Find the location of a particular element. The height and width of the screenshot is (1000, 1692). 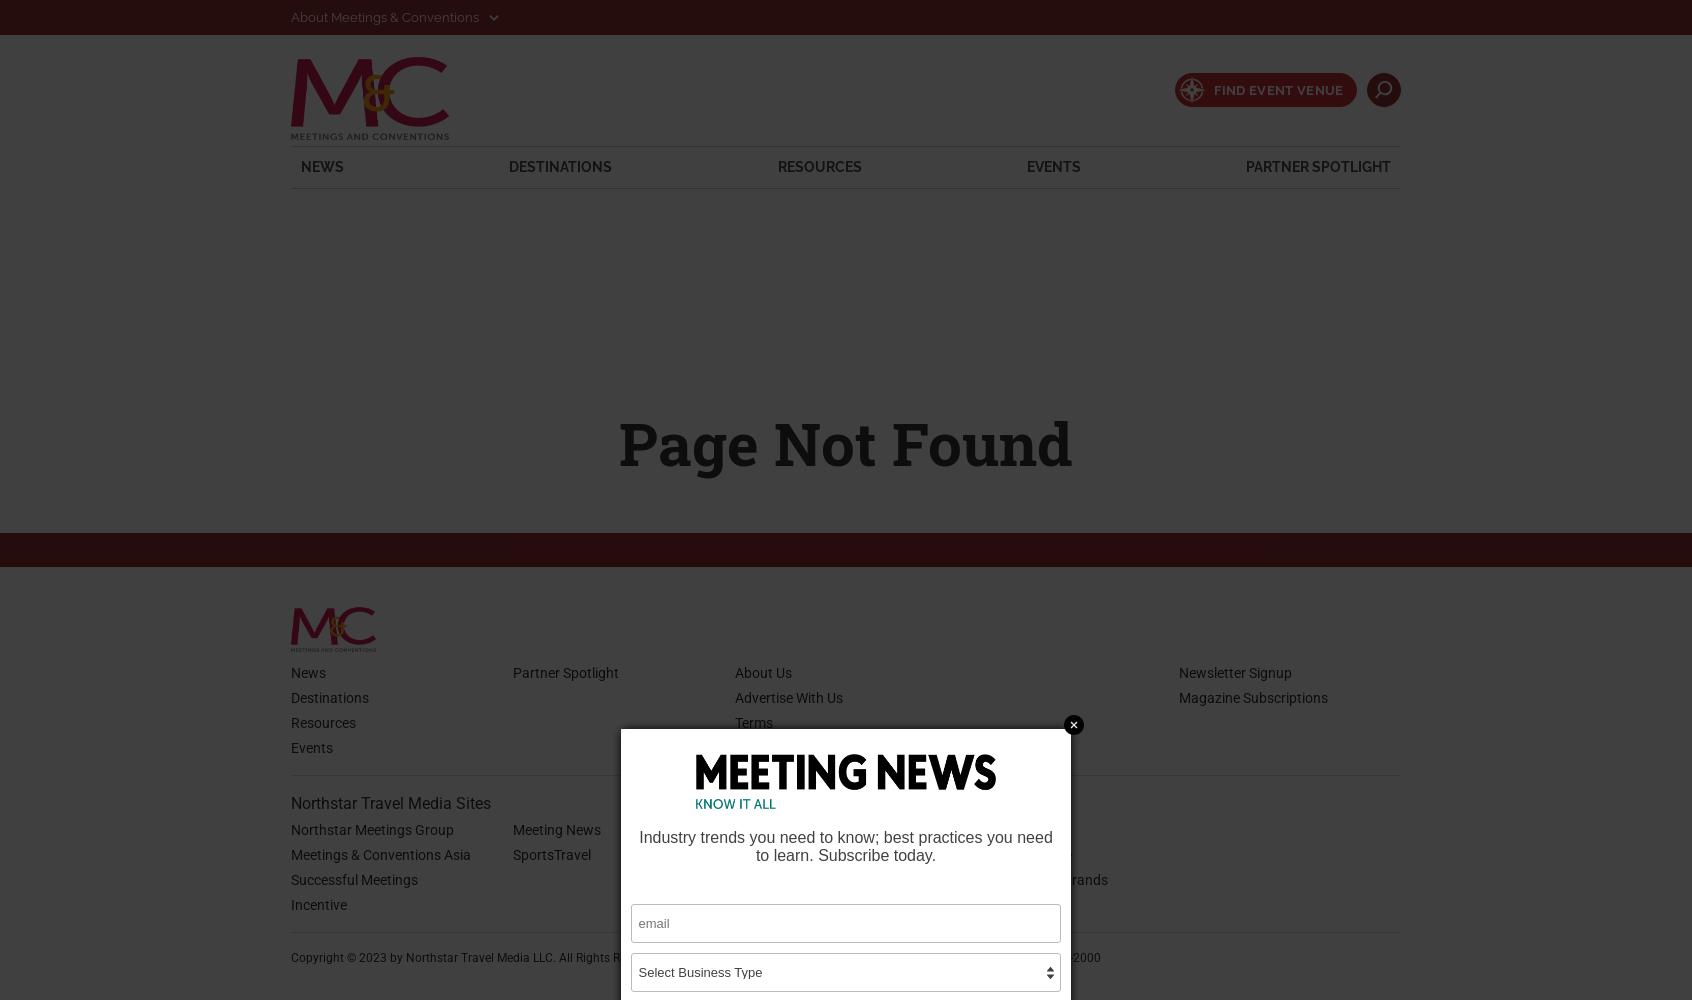

'Find event venue' is located at coordinates (1277, 88).